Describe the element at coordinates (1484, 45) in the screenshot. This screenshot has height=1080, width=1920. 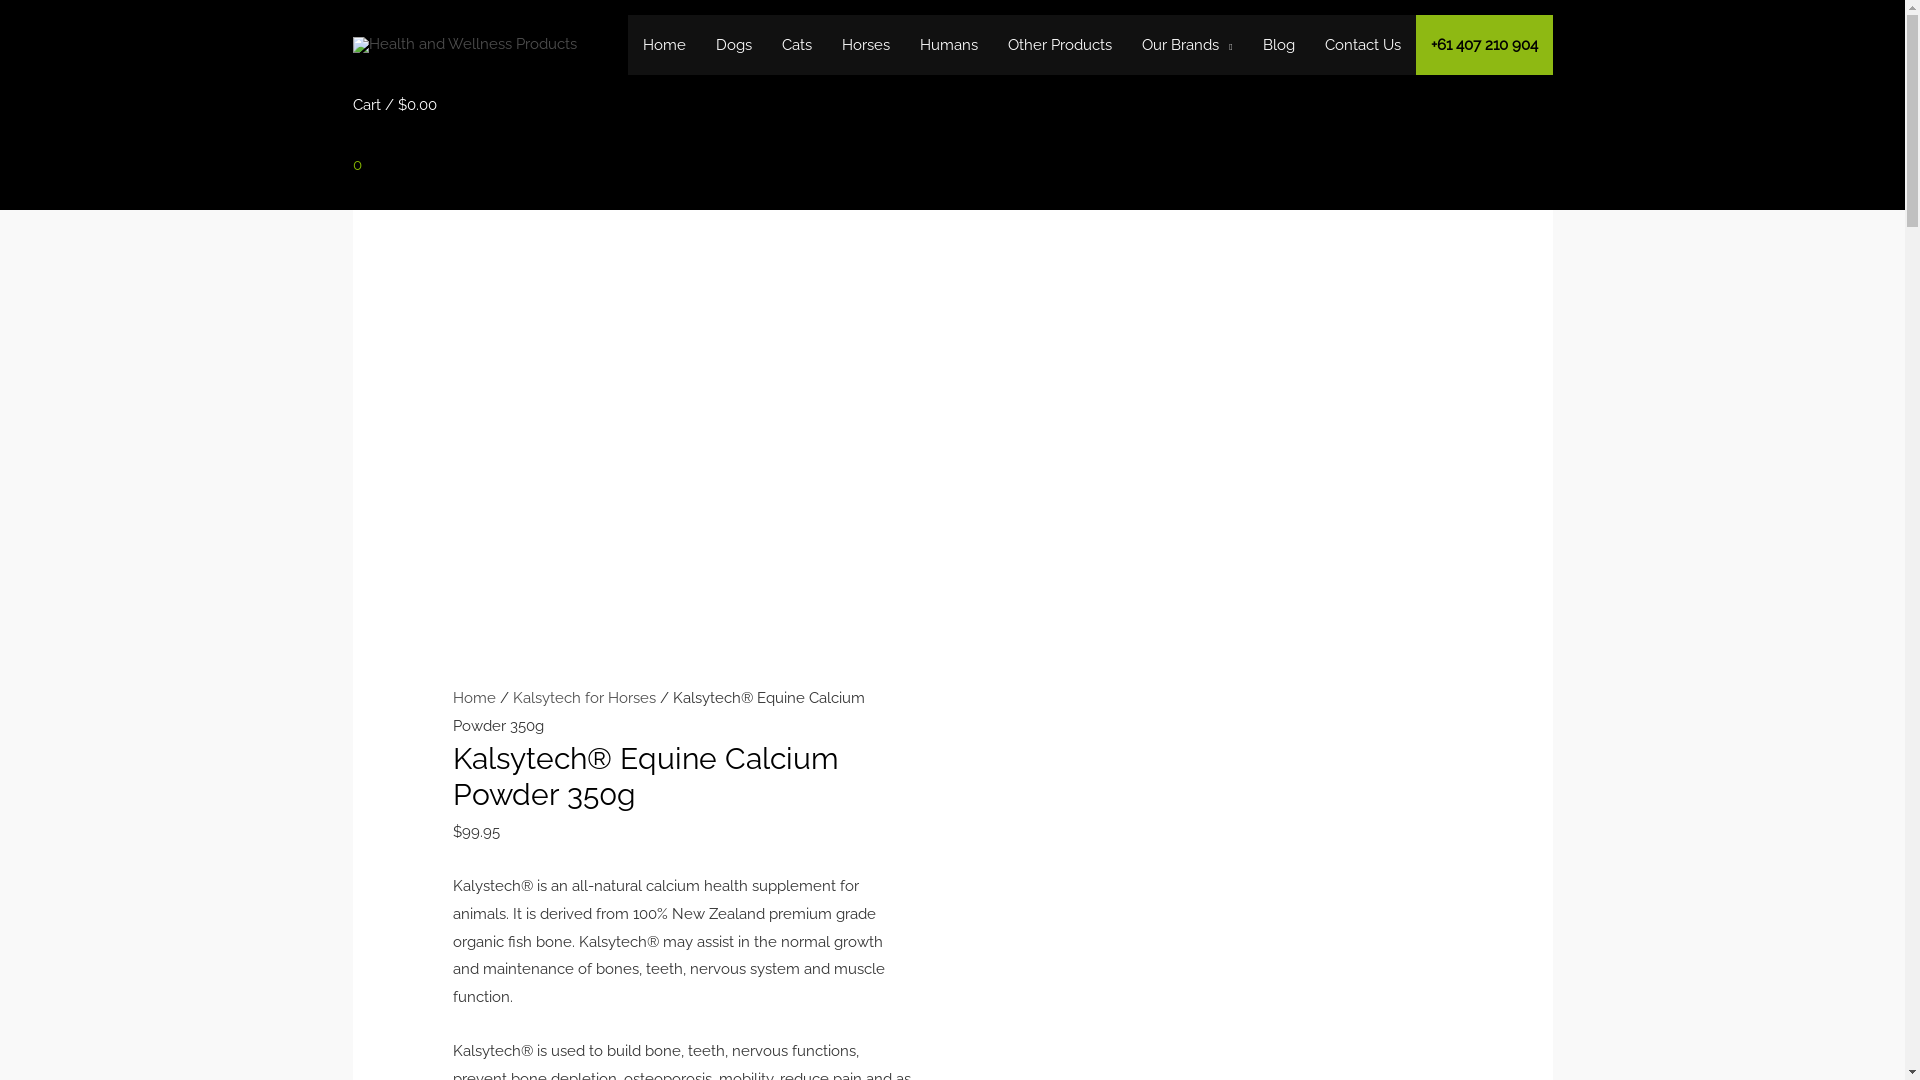
I see `'+61 407 210 904'` at that location.